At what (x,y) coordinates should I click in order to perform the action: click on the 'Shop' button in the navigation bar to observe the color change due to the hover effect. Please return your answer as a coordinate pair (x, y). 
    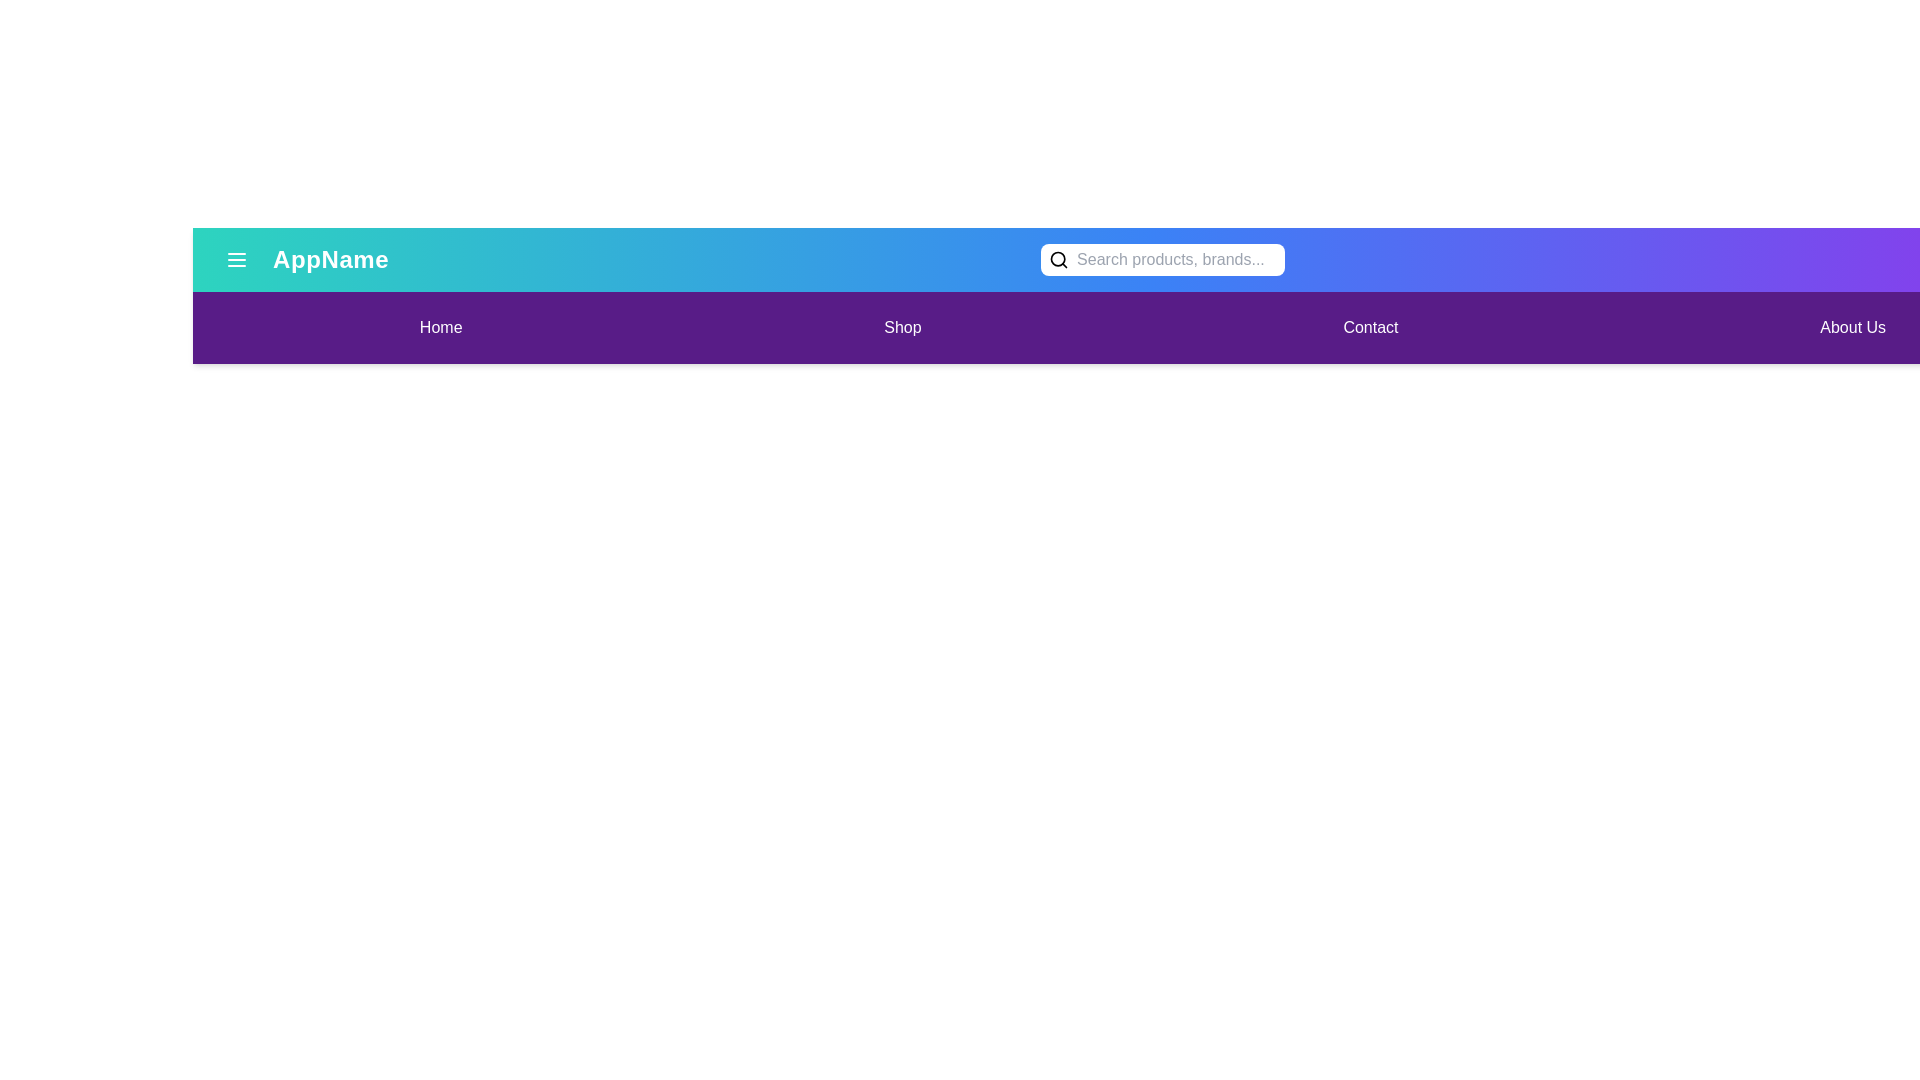
    Looking at the image, I should click on (901, 326).